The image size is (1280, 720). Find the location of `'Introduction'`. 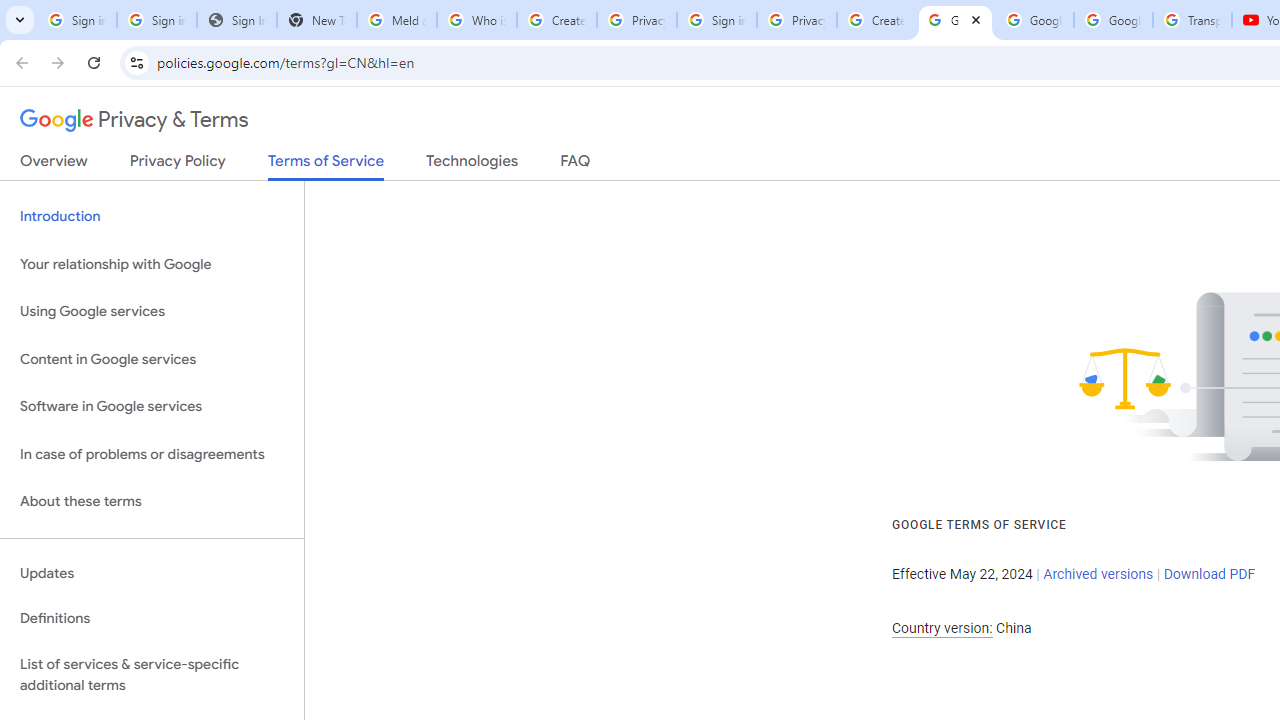

'Introduction' is located at coordinates (151, 217).